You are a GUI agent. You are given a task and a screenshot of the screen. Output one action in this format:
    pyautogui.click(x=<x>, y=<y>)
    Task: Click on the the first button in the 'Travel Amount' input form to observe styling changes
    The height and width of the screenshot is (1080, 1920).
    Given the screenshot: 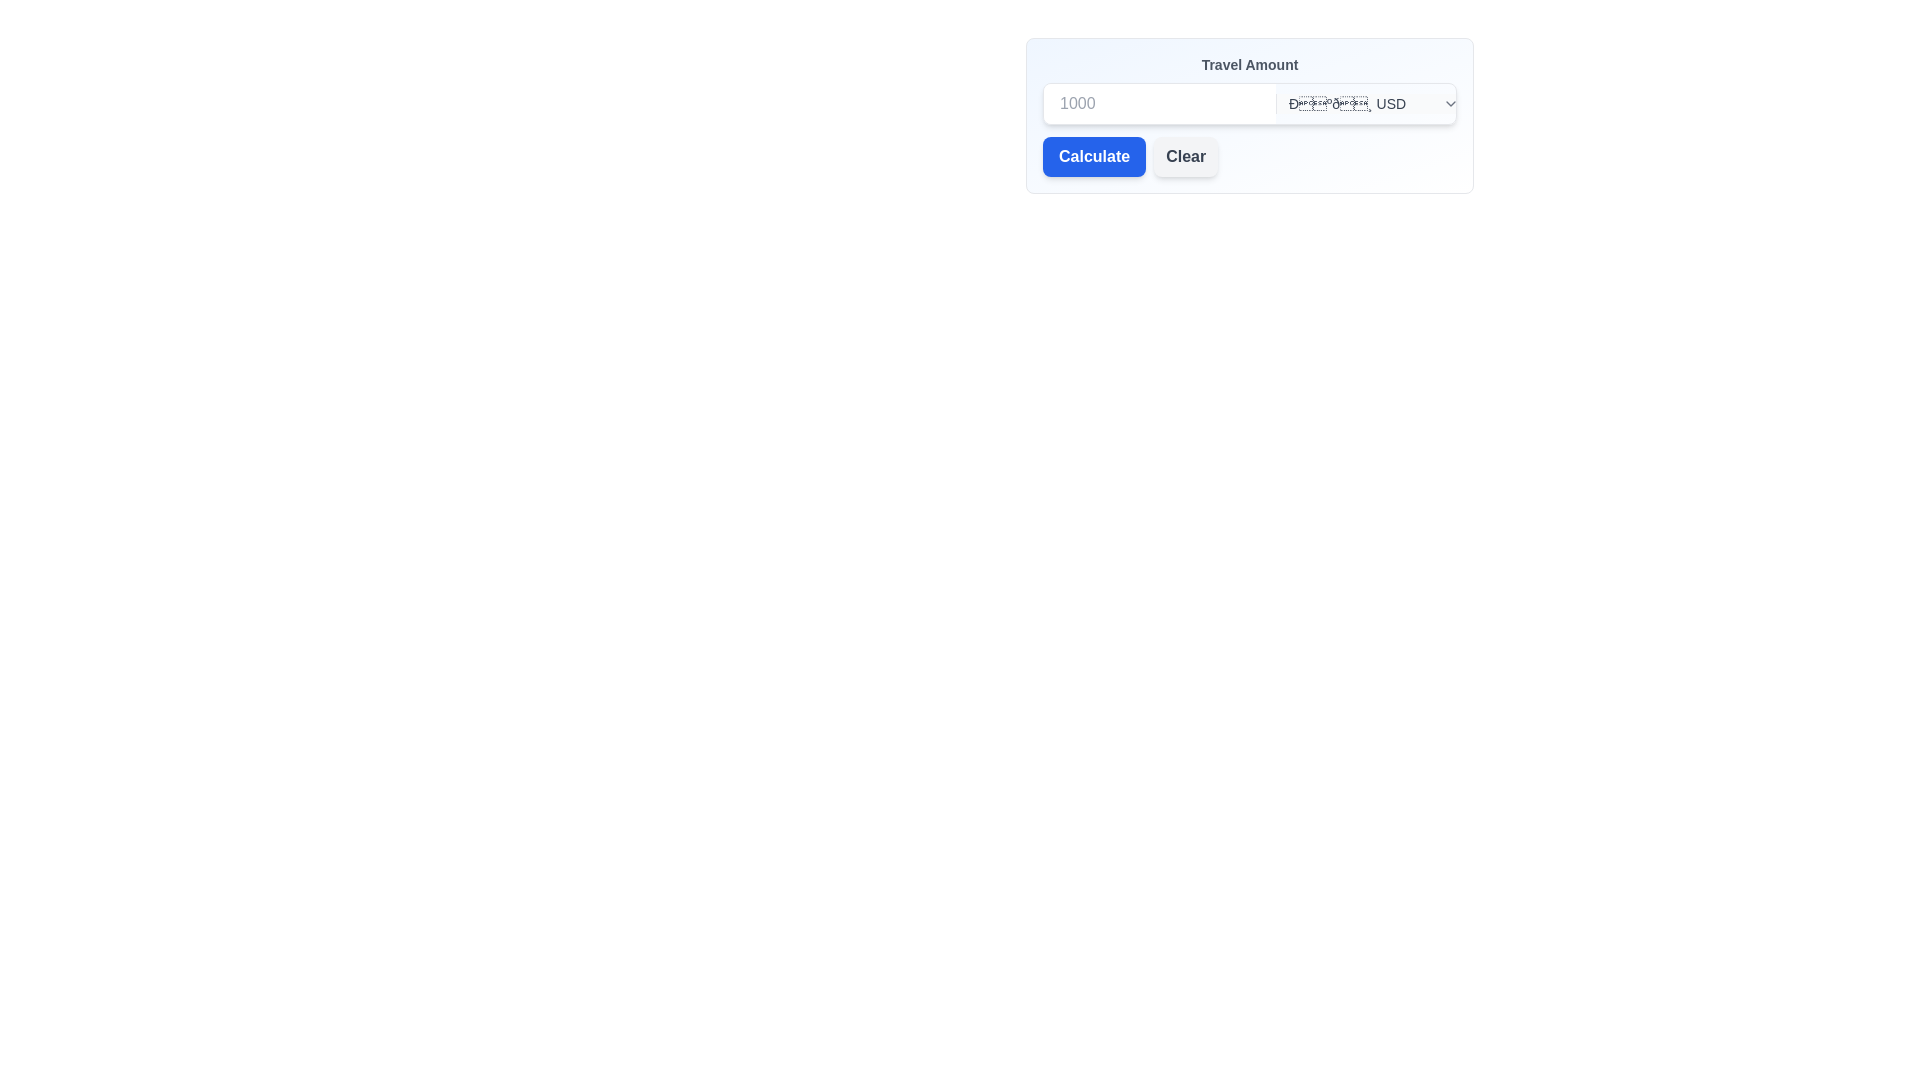 What is the action you would take?
    pyautogui.click(x=1093, y=156)
    